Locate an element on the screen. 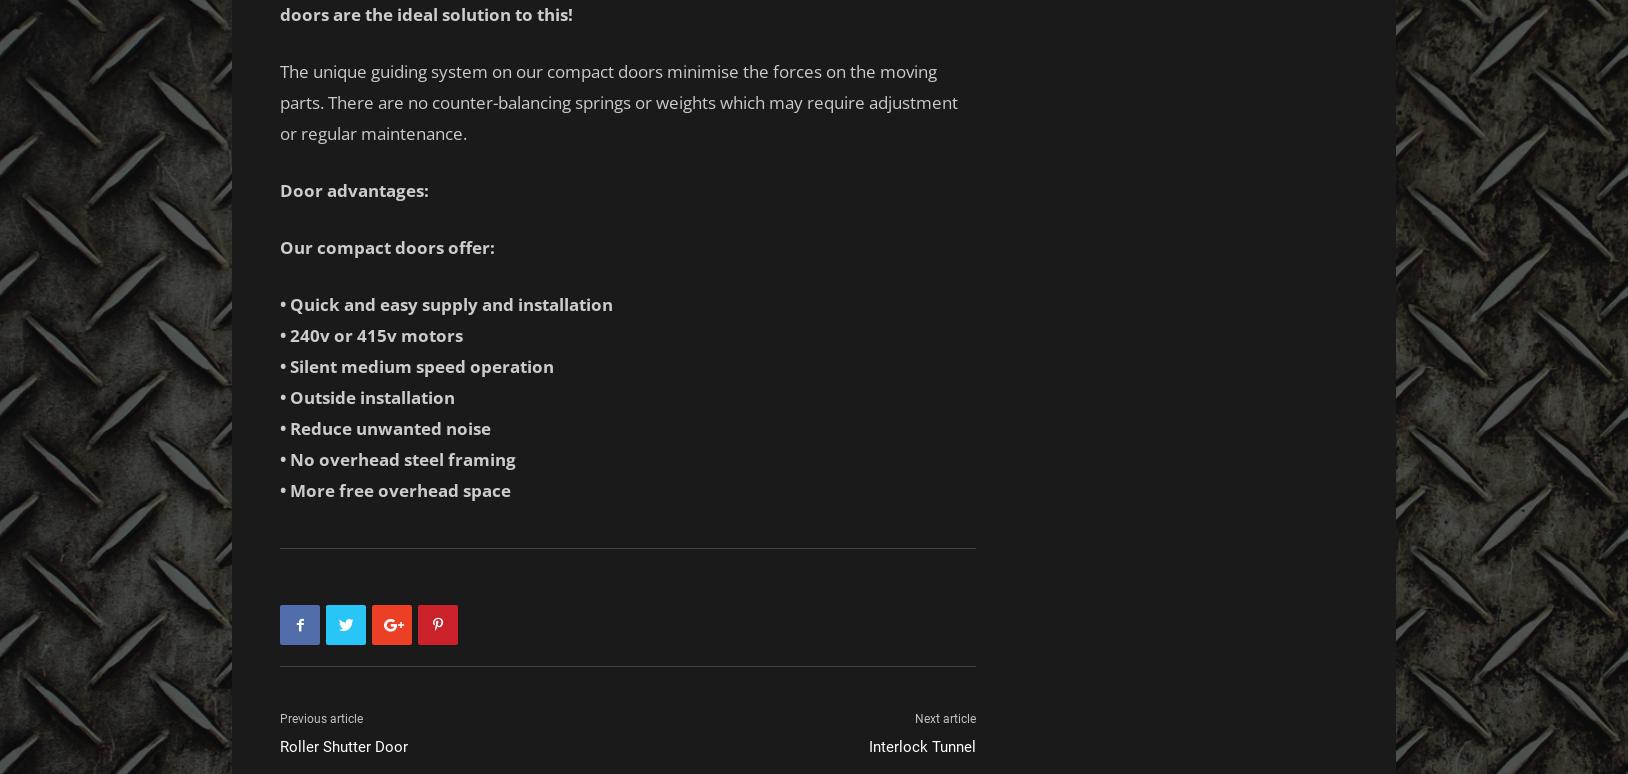 Image resolution: width=1628 pixels, height=774 pixels. '• Reduce unwanted noise' is located at coordinates (385, 427).